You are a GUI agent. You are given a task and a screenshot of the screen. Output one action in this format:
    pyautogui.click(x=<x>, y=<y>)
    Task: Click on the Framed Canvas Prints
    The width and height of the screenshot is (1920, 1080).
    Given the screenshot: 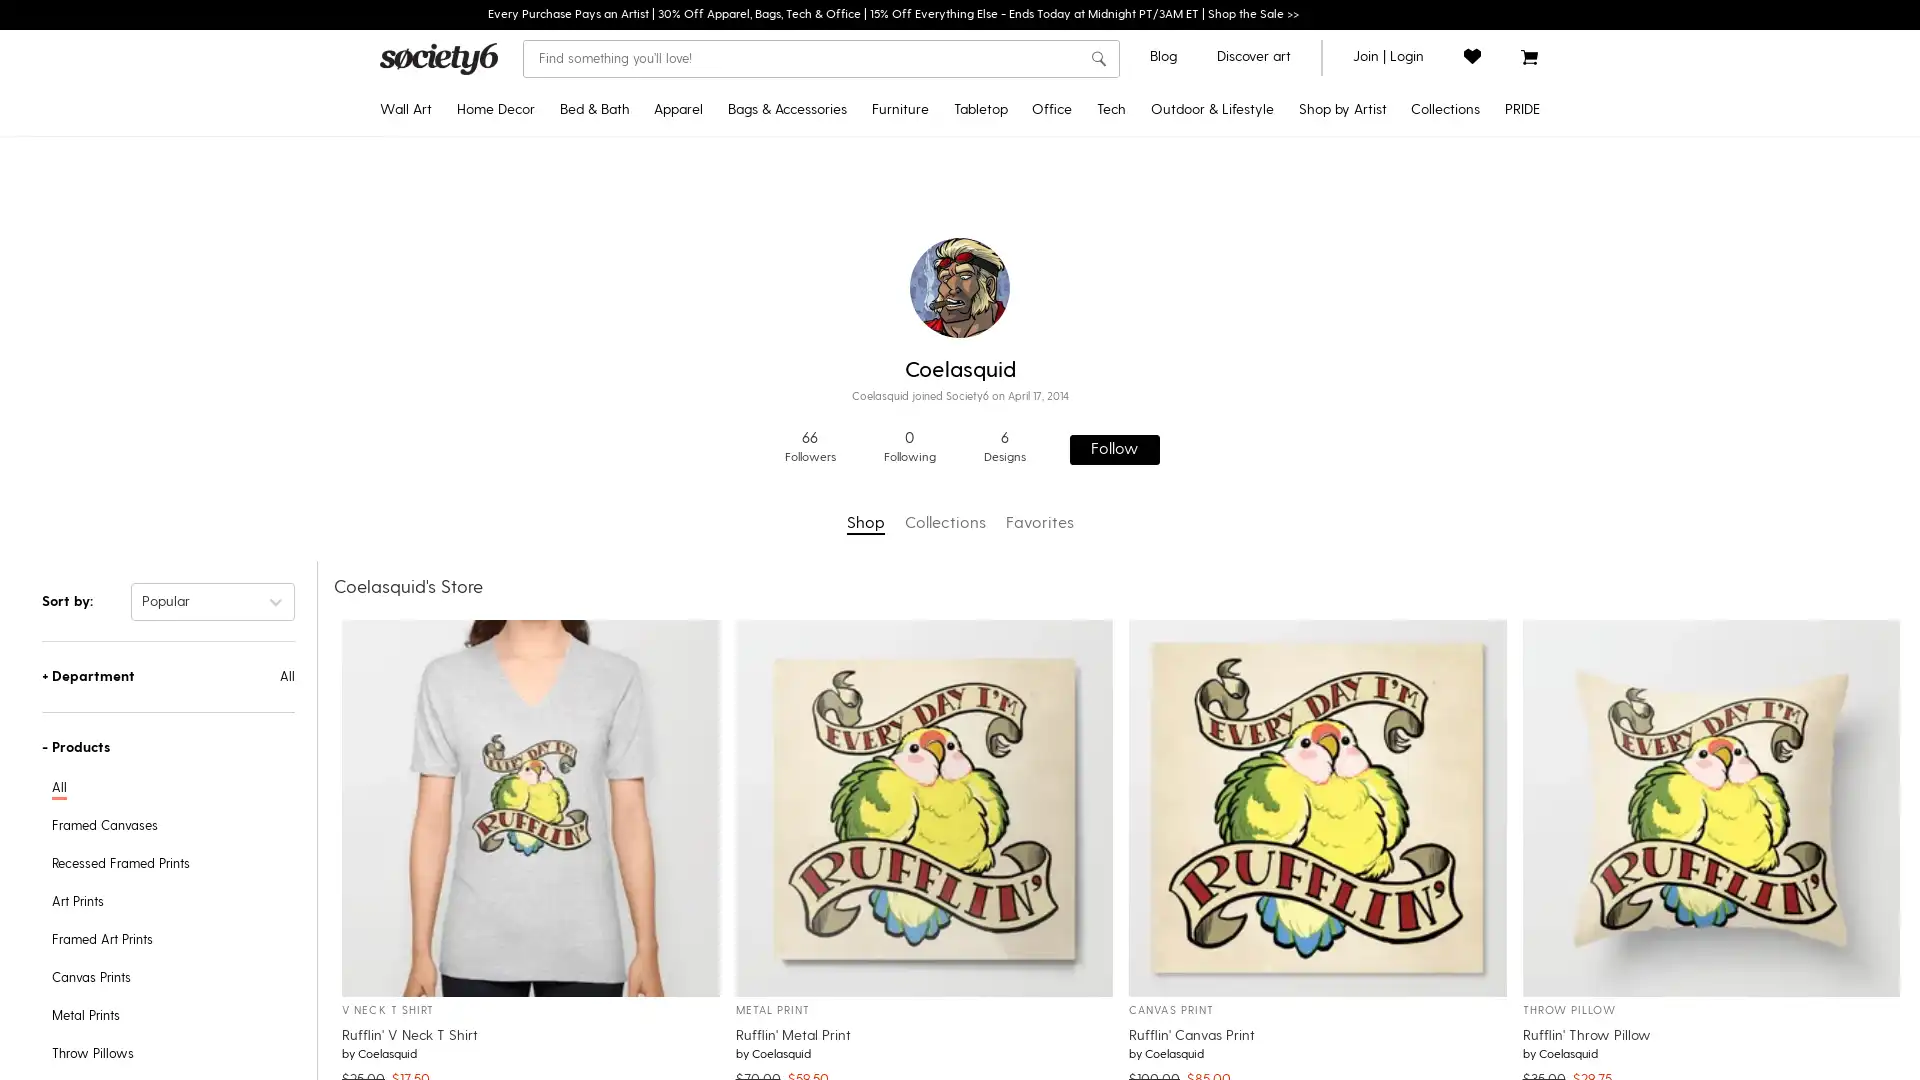 What is the action you would take?
    pyautogui.click(x=470, y=289)
    